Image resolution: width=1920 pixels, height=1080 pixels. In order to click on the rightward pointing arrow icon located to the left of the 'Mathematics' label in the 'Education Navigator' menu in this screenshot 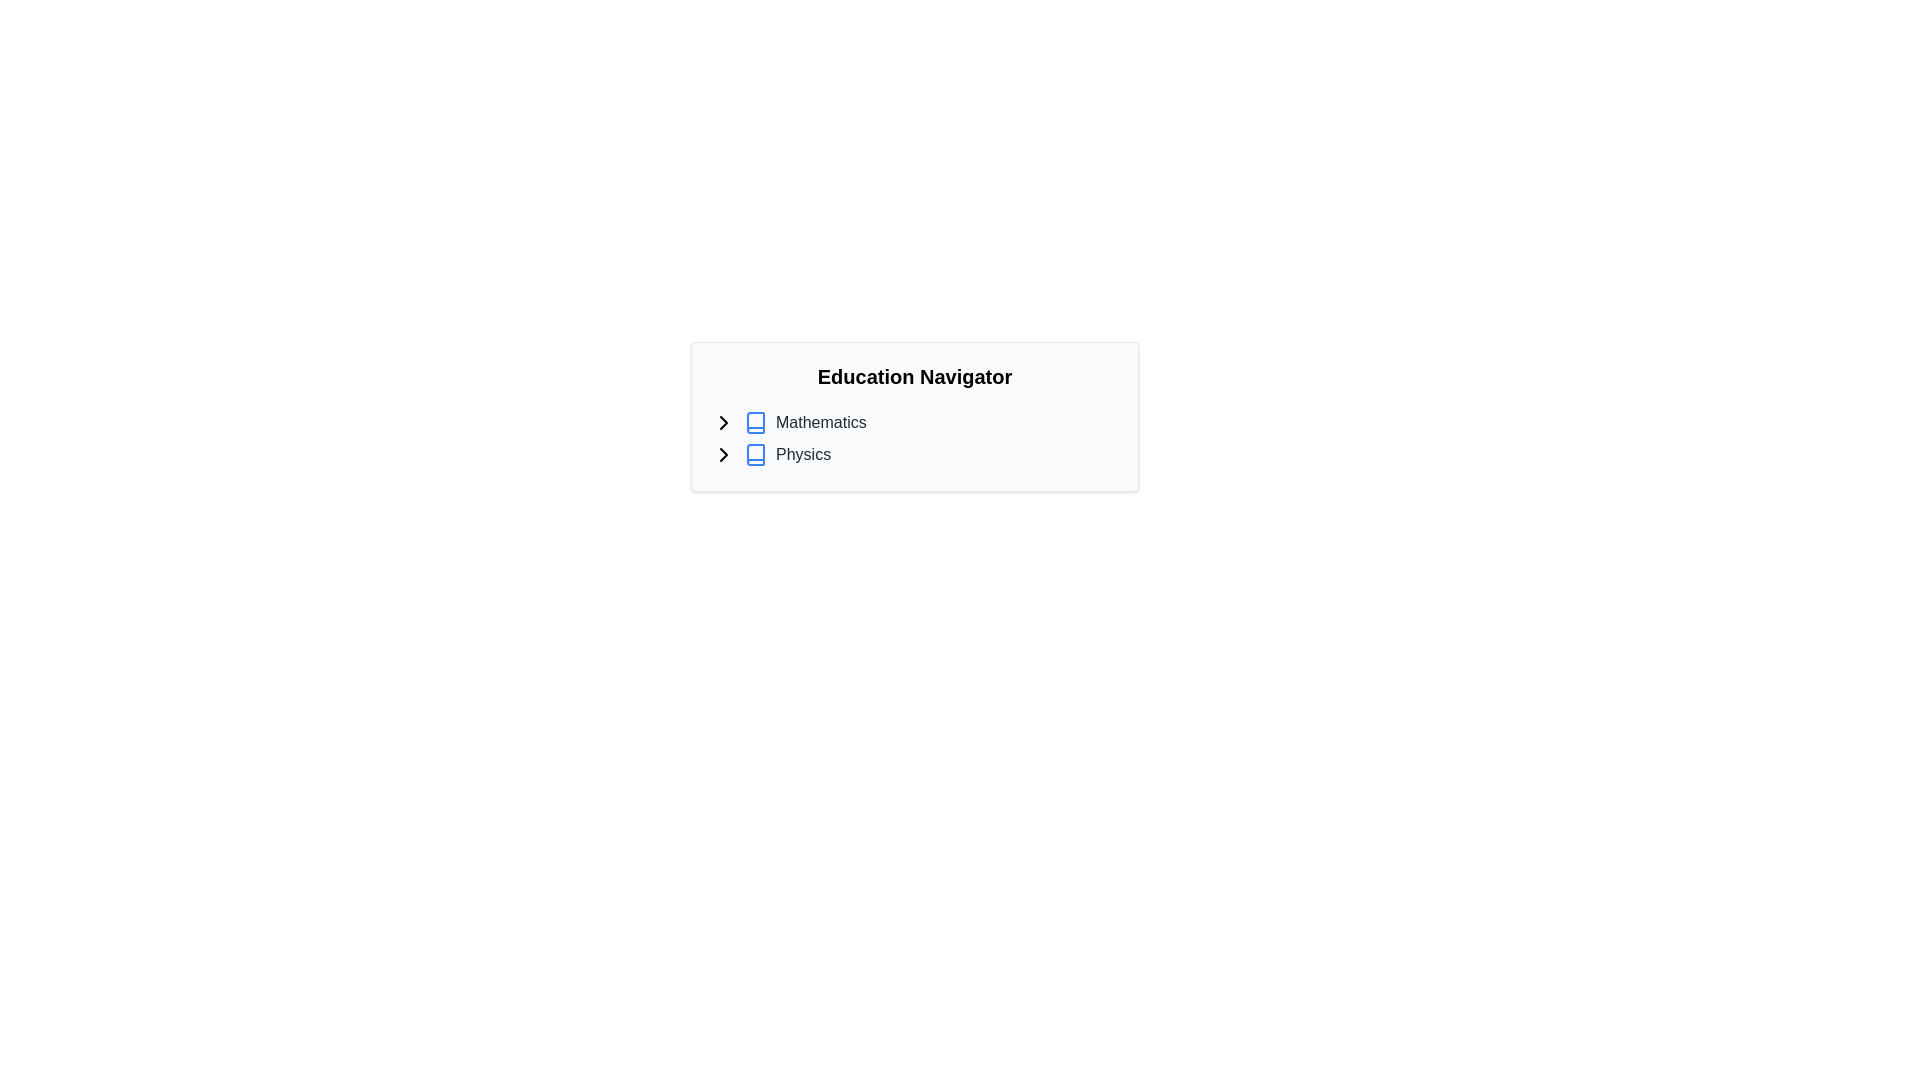, I will do `click(723, 455)`.